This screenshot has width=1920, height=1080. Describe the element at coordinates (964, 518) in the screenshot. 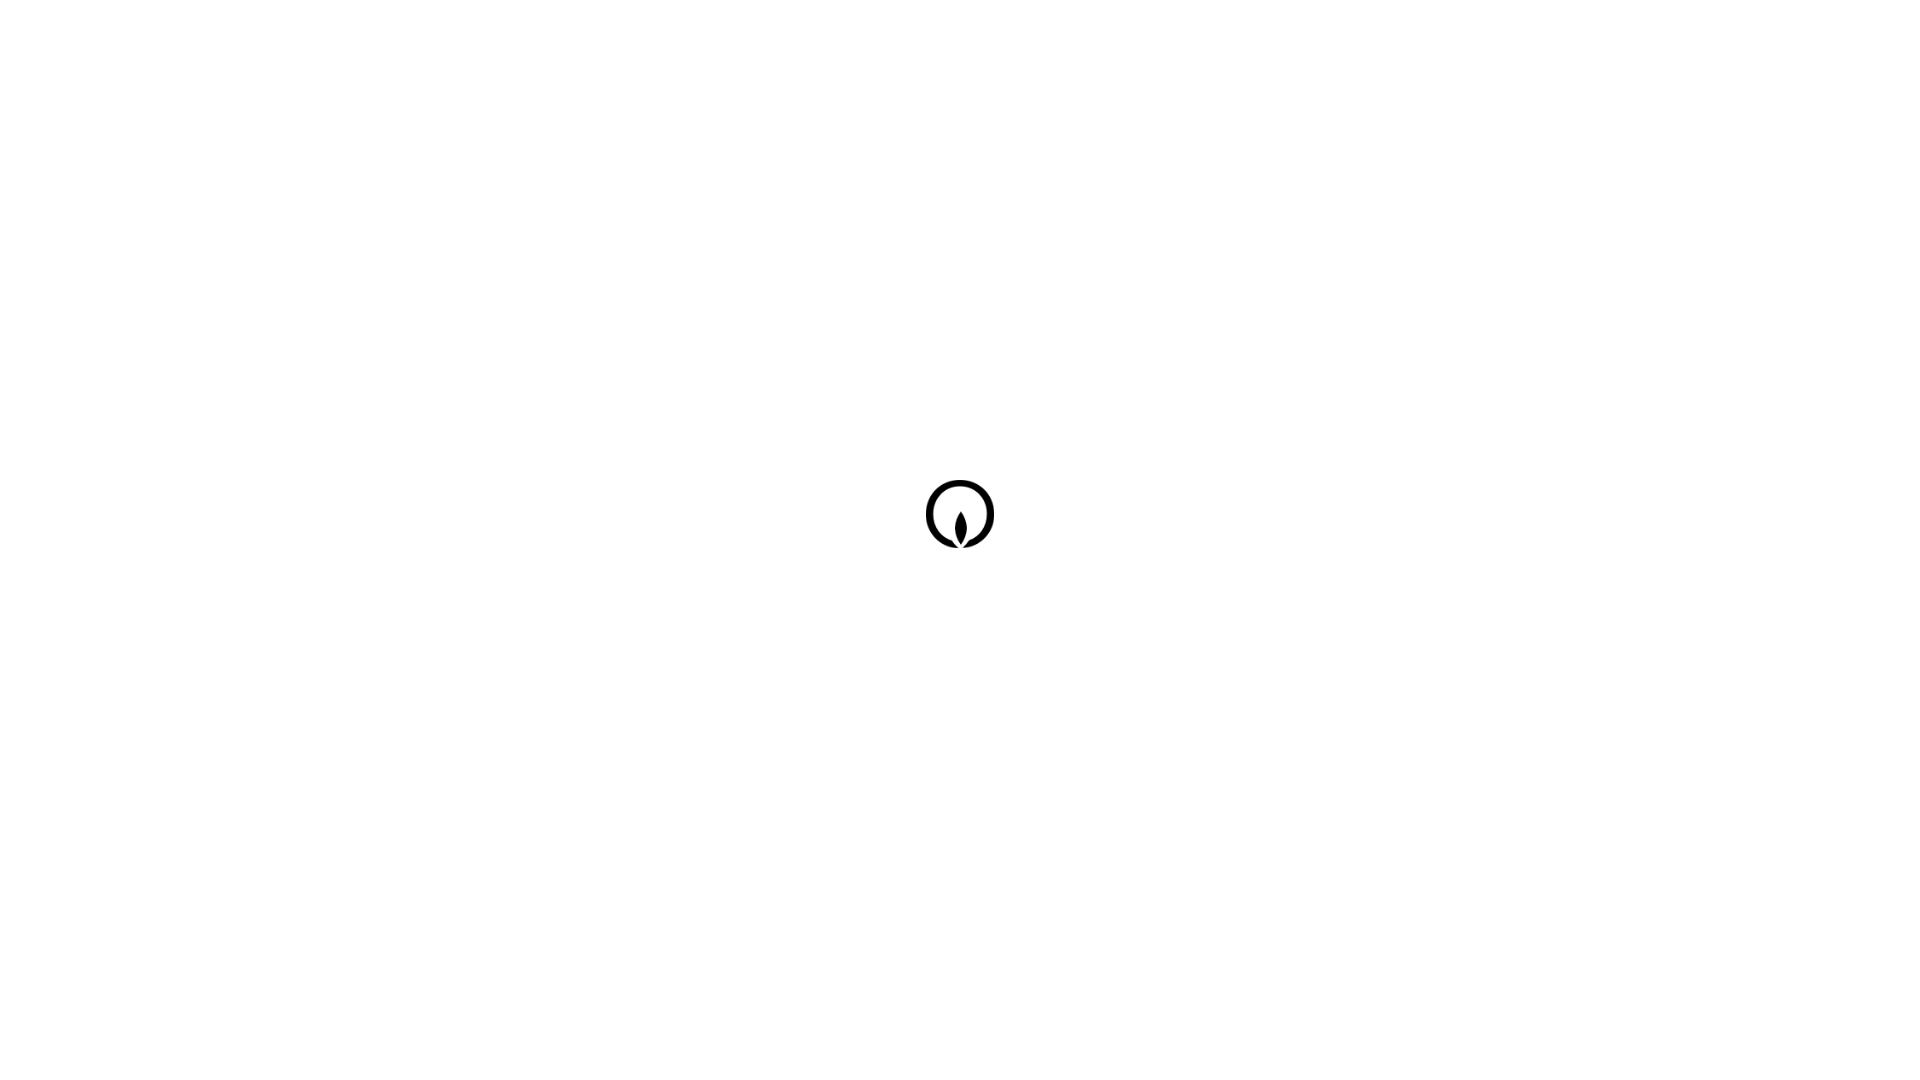

I see `'eroma logo'` at that location.